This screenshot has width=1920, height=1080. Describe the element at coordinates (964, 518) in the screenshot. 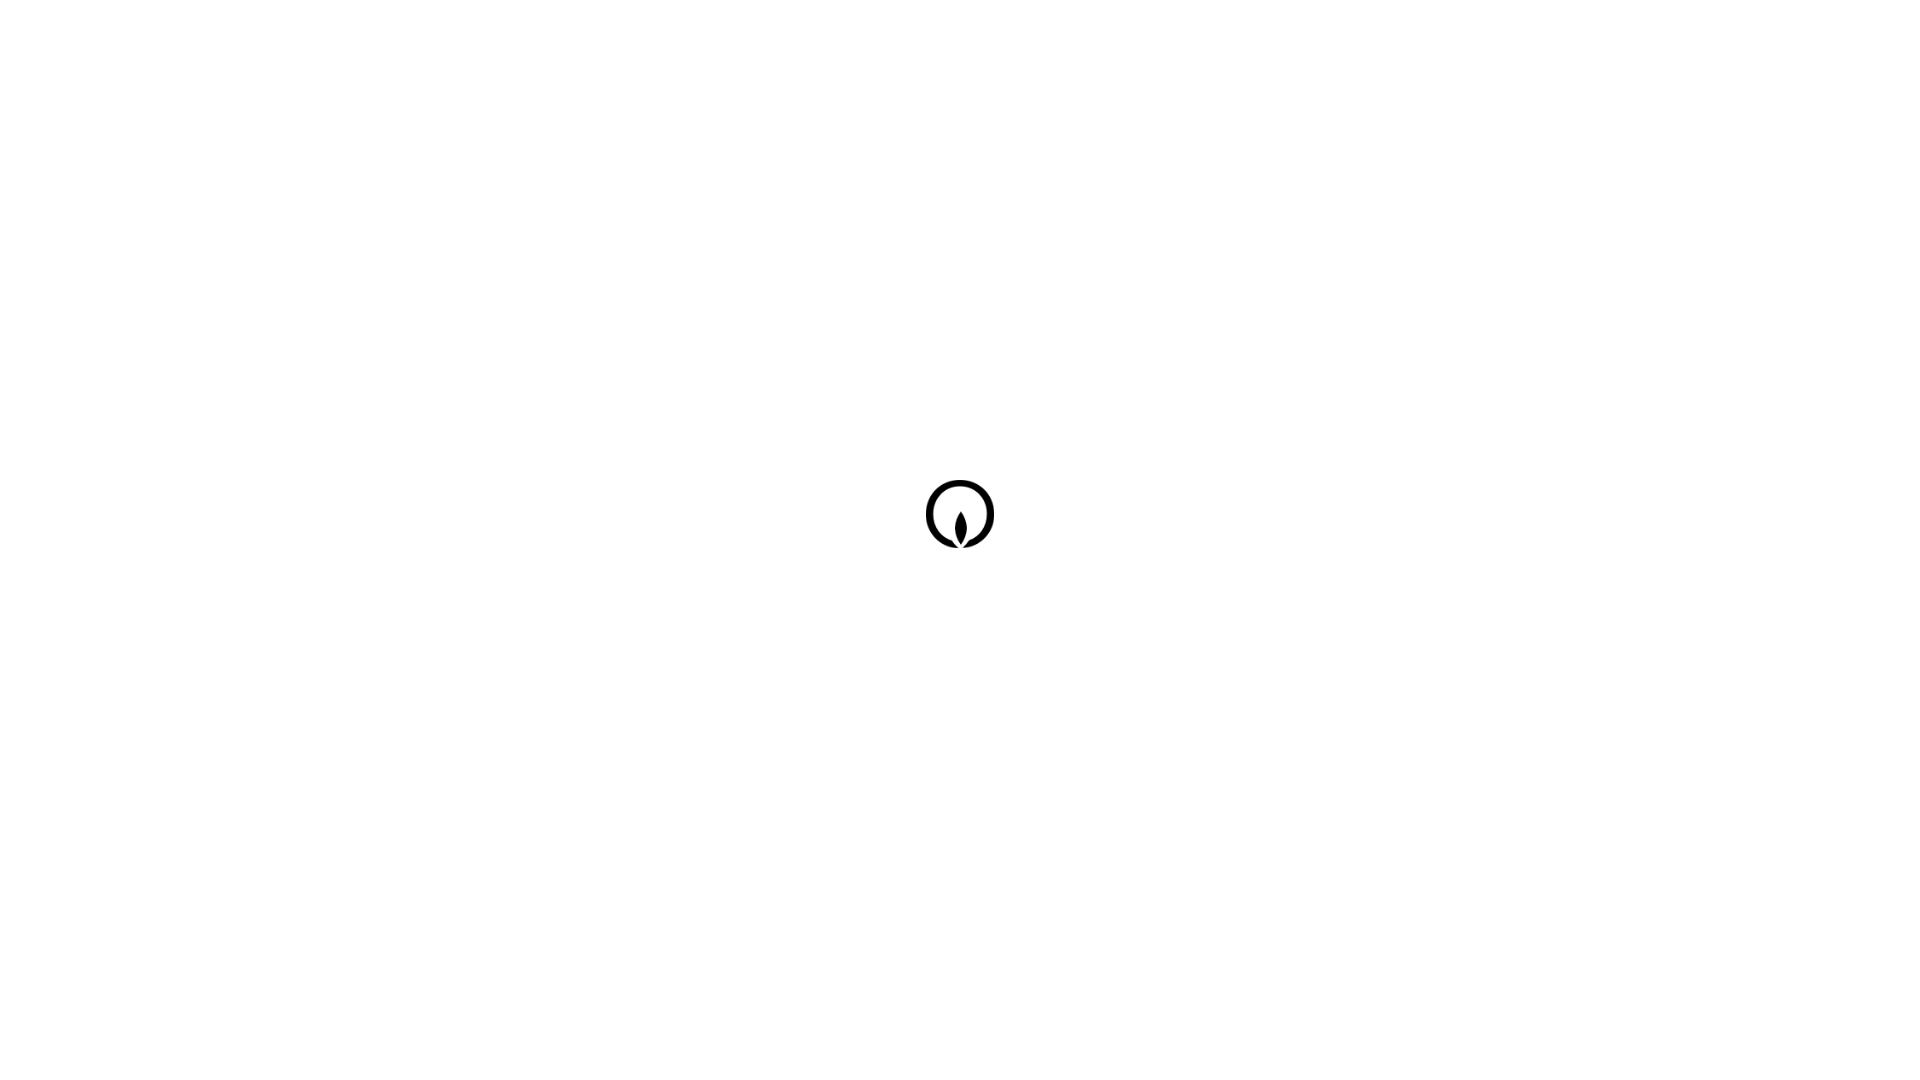

I see `'eroma logo'` at that location.